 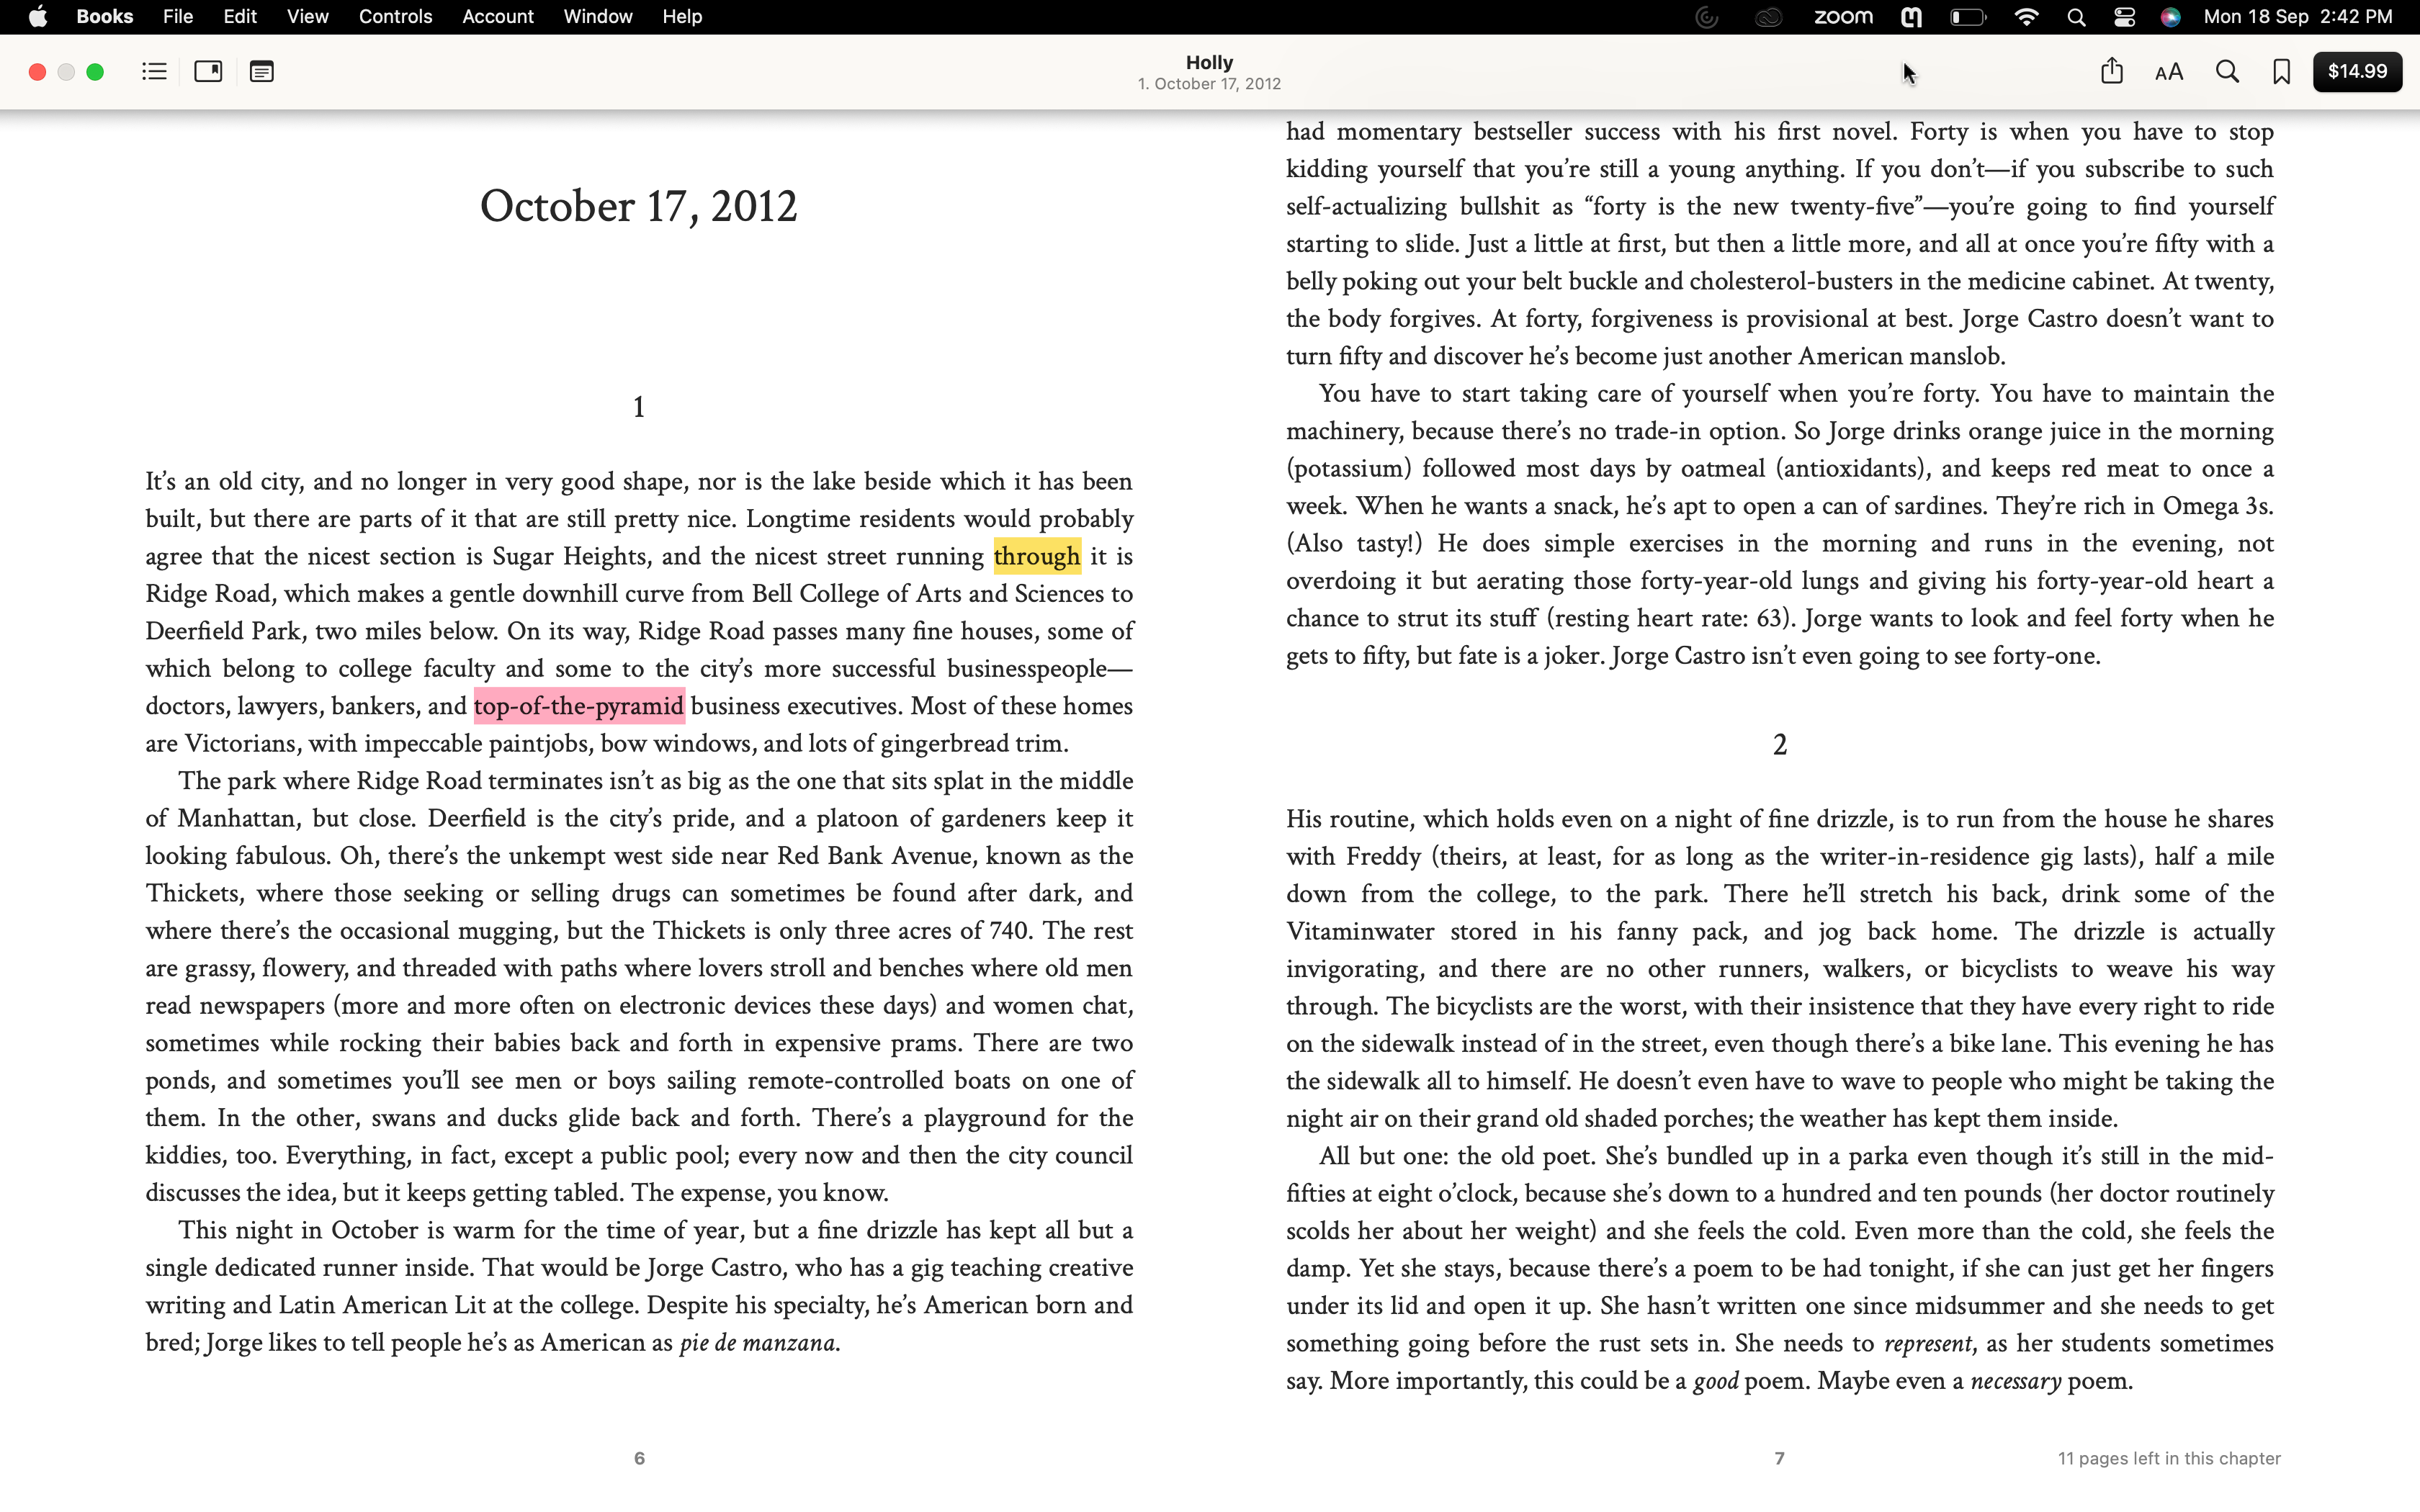 I want to click on Locate the term "handsome" in the book, so click(x=2225, y=73).